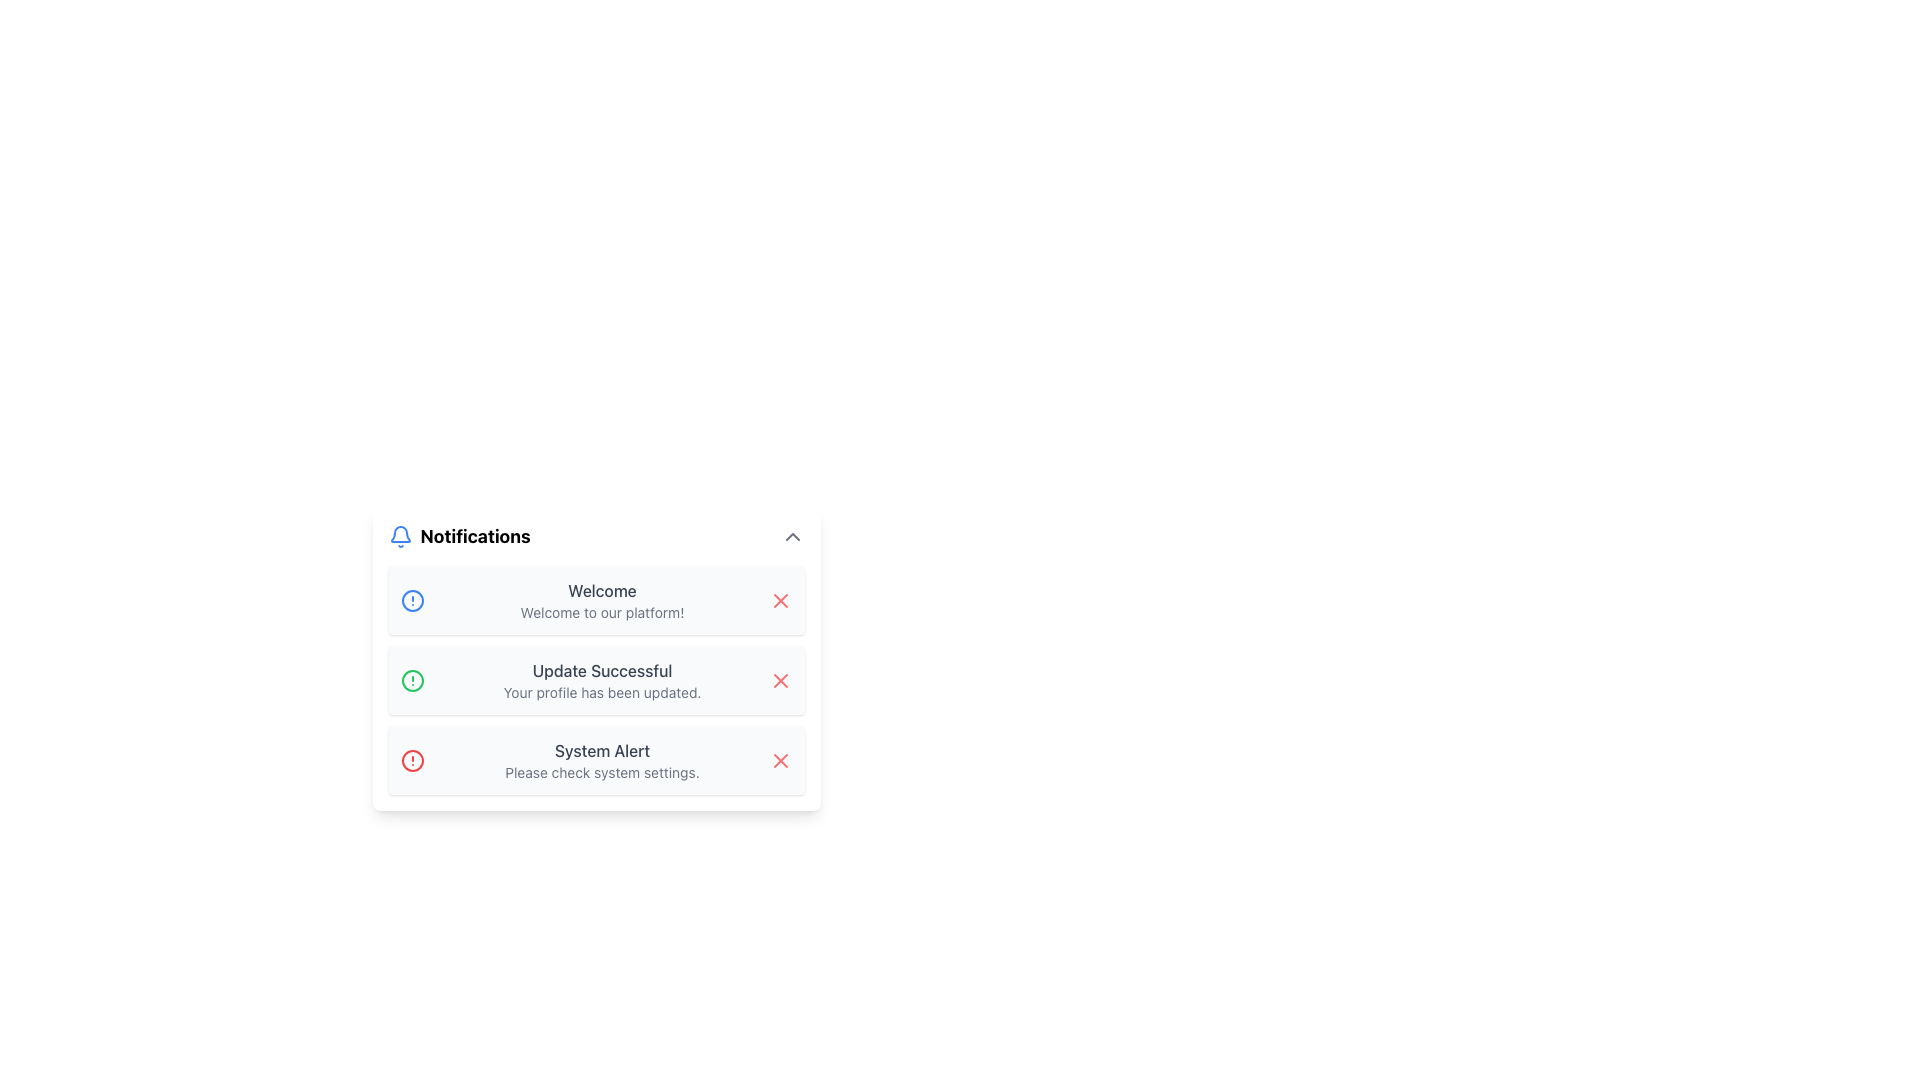 The height and width of the screenshot is (1080, 1920). Describe the element at coordinates (601, 760) in the screenshot. I see `the Notification message displaying 'System Alert' and 'Please check system settings.' which is the third entry in the Notifications section` at that location.